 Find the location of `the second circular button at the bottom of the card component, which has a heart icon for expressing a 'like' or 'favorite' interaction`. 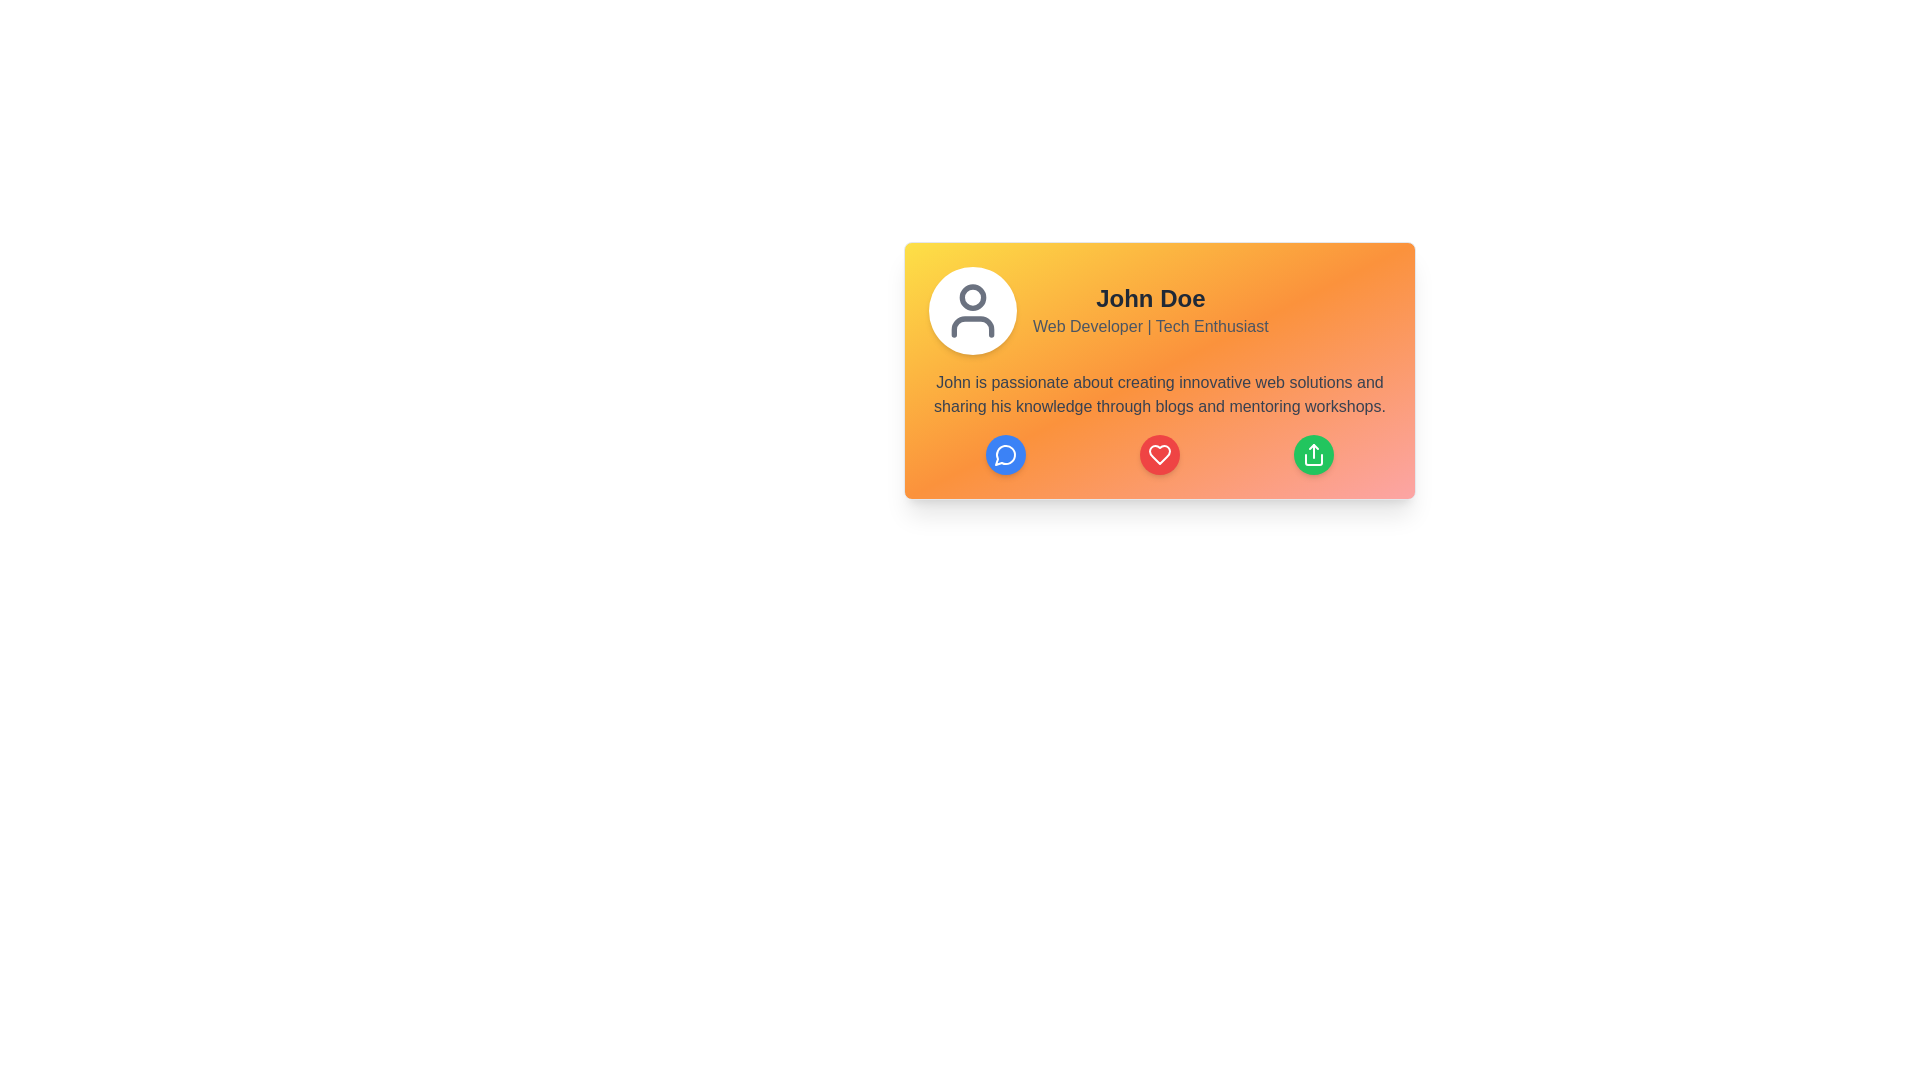

the second circular button at the bottom of the card component, which has a heart icon for expressing a 'like' or 'favorite' interaction is located at coordinates (1160, 455).